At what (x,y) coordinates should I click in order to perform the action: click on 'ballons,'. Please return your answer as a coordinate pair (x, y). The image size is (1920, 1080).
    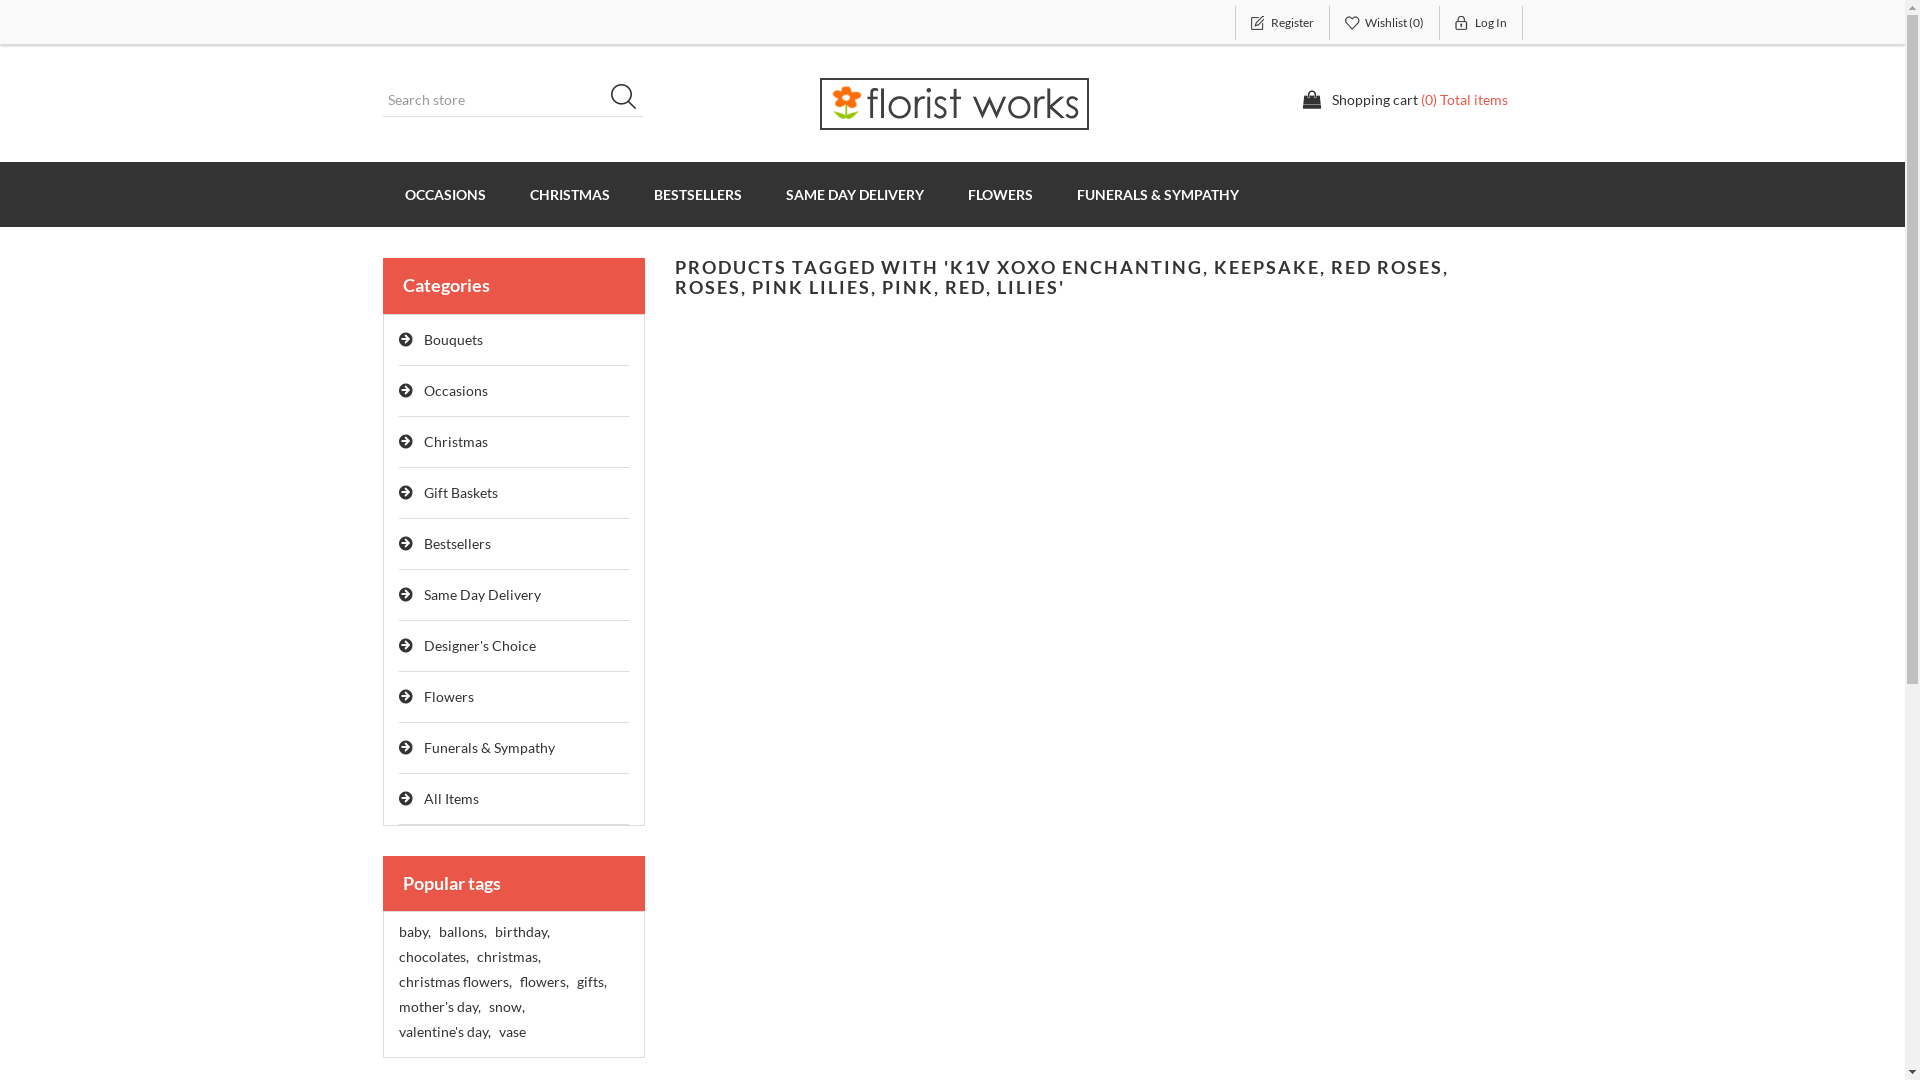
    Looking at the image, I should click on (460, 932).